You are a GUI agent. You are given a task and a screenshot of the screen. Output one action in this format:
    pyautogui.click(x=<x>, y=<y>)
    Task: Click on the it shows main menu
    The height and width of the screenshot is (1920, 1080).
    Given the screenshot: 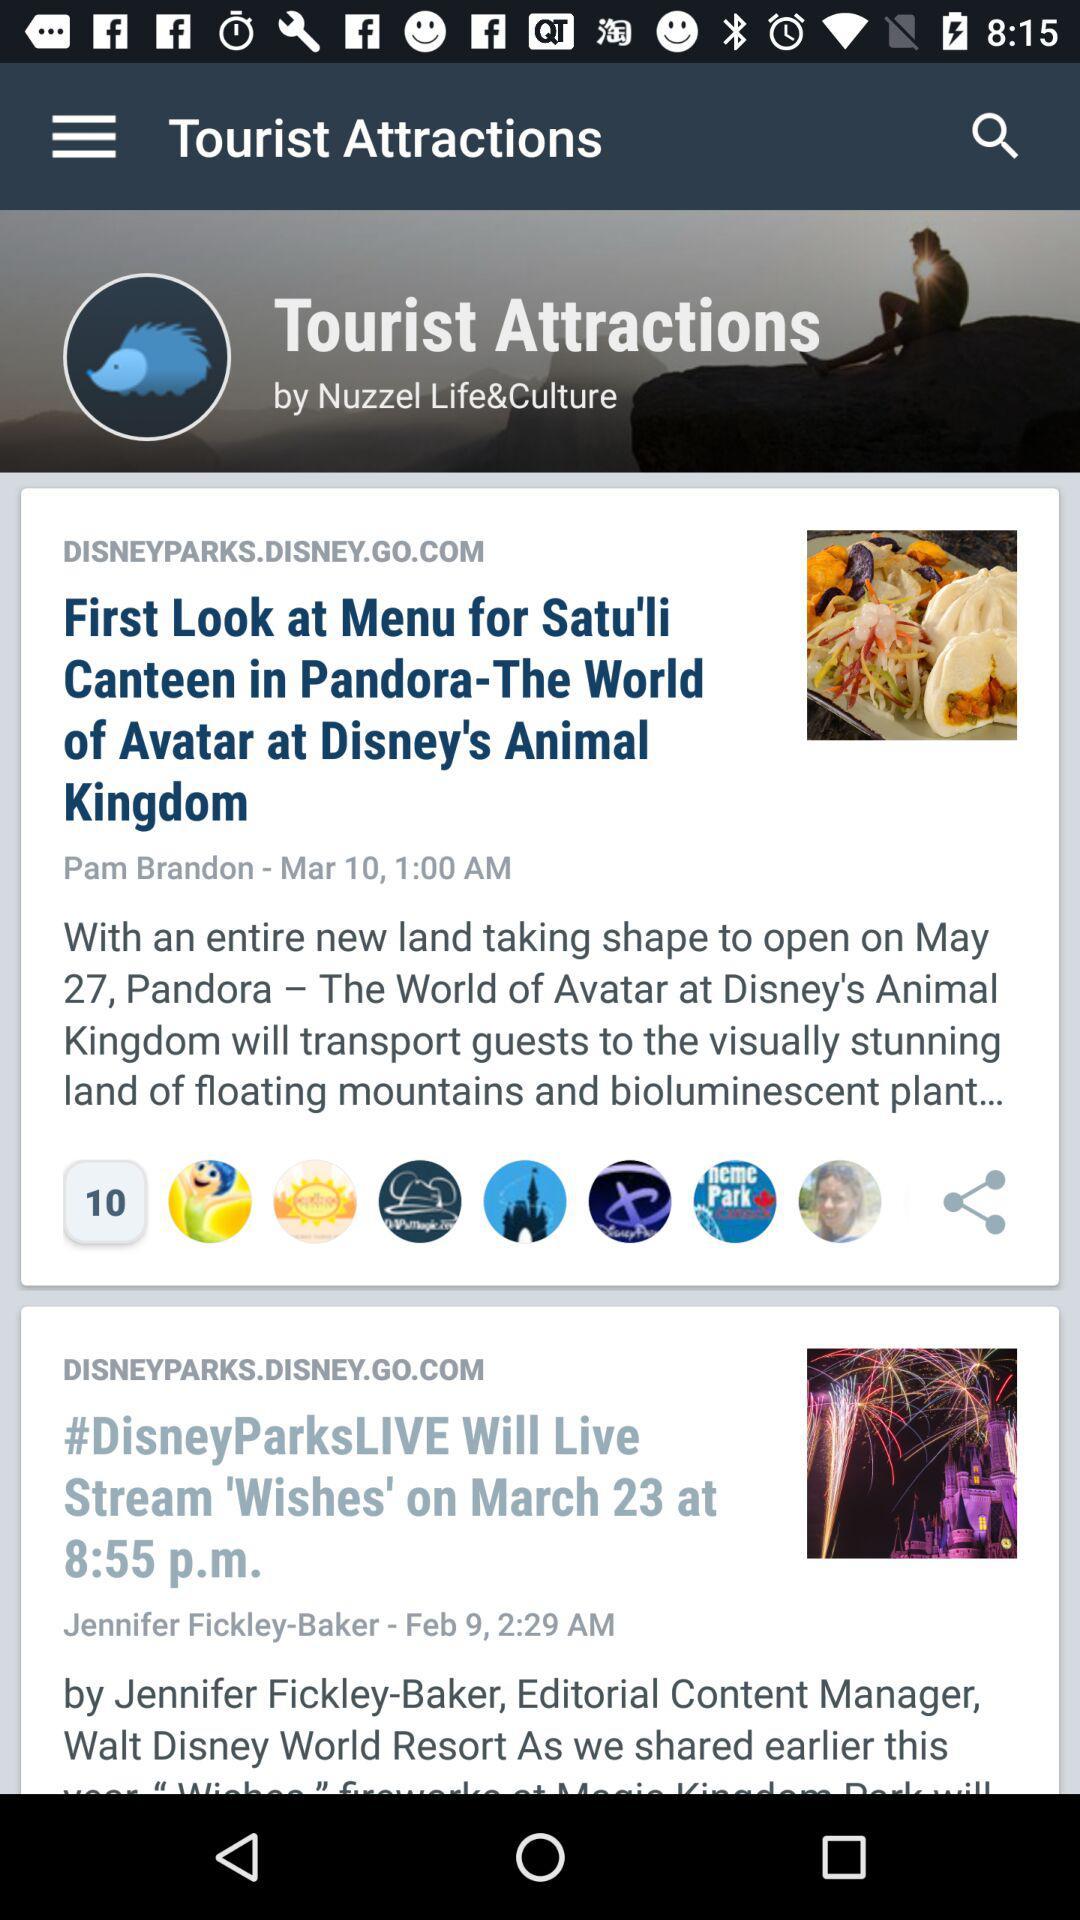 What is the action you would take?
    pyautogui.click(x=104, y=135)
    